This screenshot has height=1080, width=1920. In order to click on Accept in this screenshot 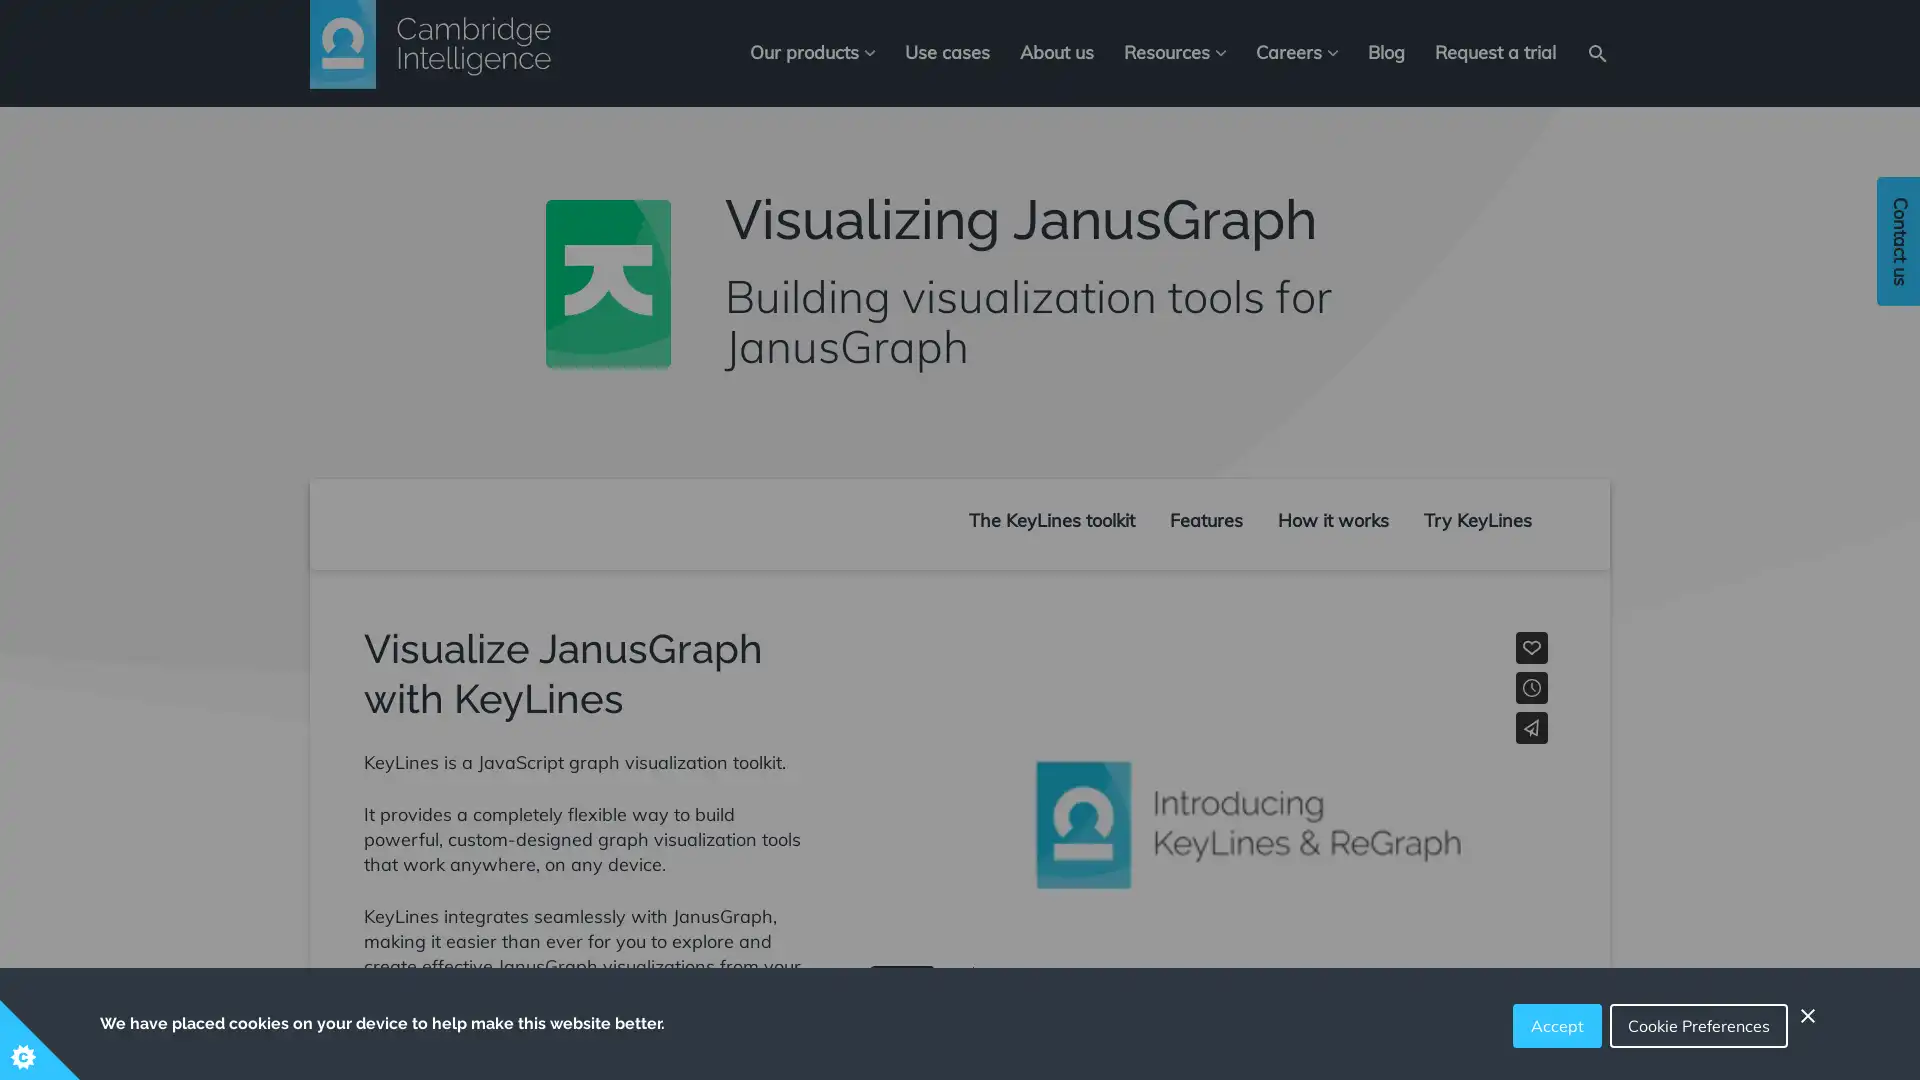, I will do `click(1556, 1026)`.